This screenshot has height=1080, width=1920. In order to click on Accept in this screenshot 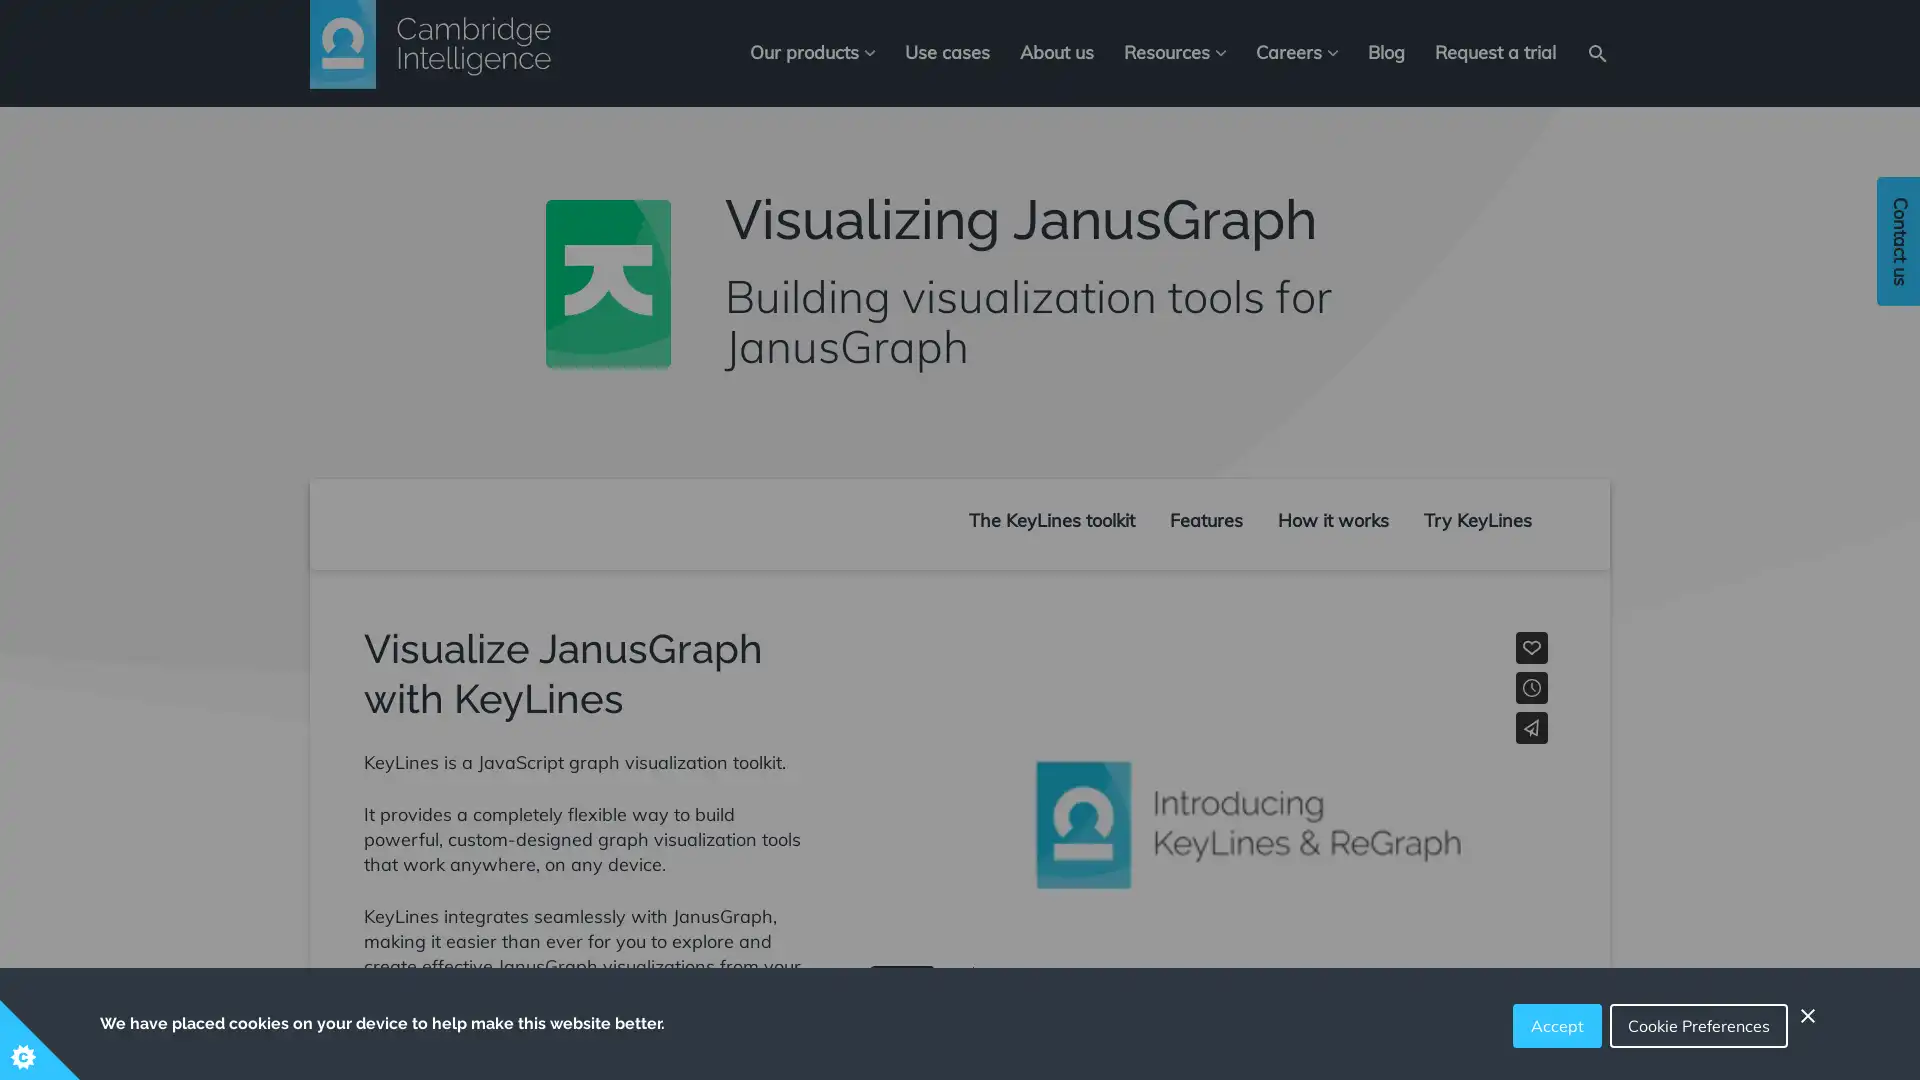, I will do `click(1556, 1026)`.